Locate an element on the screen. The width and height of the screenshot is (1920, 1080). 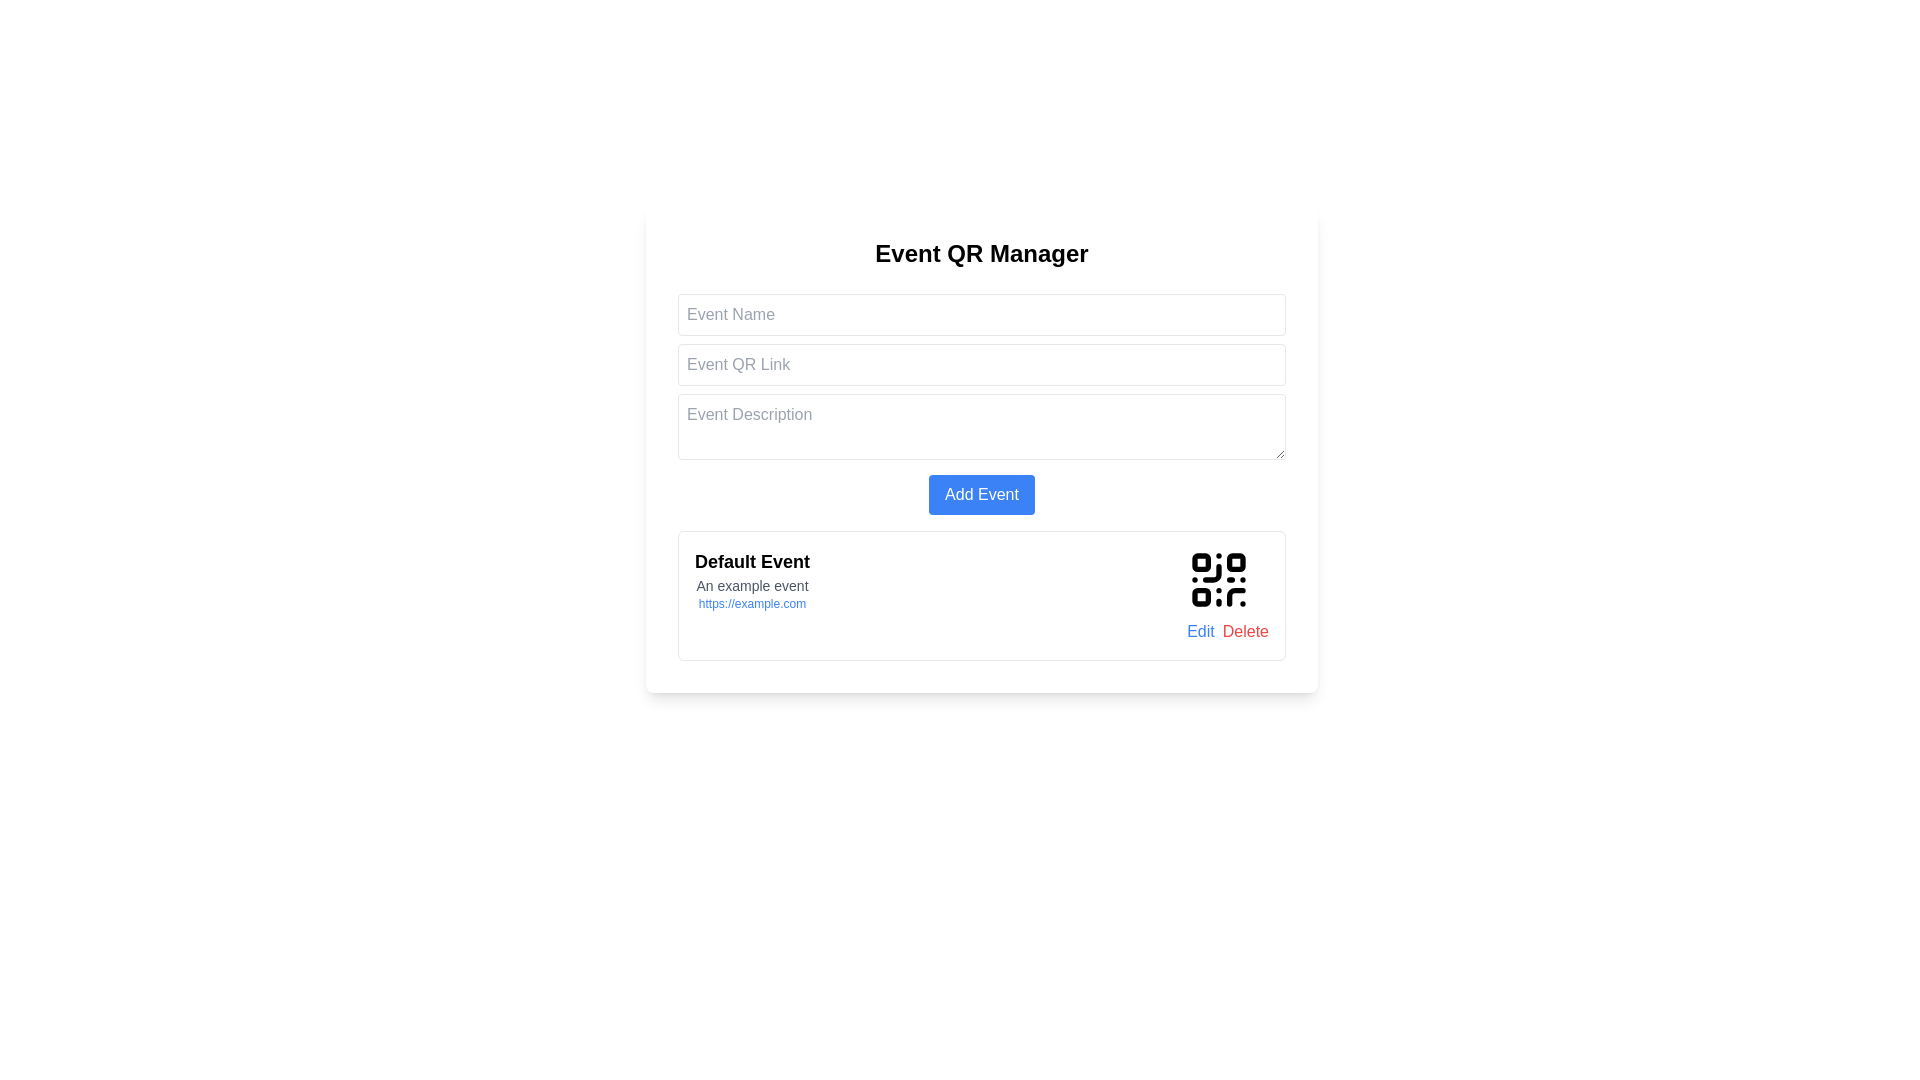
the decorative square with rounded corners, styled in black fill, located as the second square from the left in the top row of the QR code within the 'Default Event' card is located at coordinates (1235, 562).